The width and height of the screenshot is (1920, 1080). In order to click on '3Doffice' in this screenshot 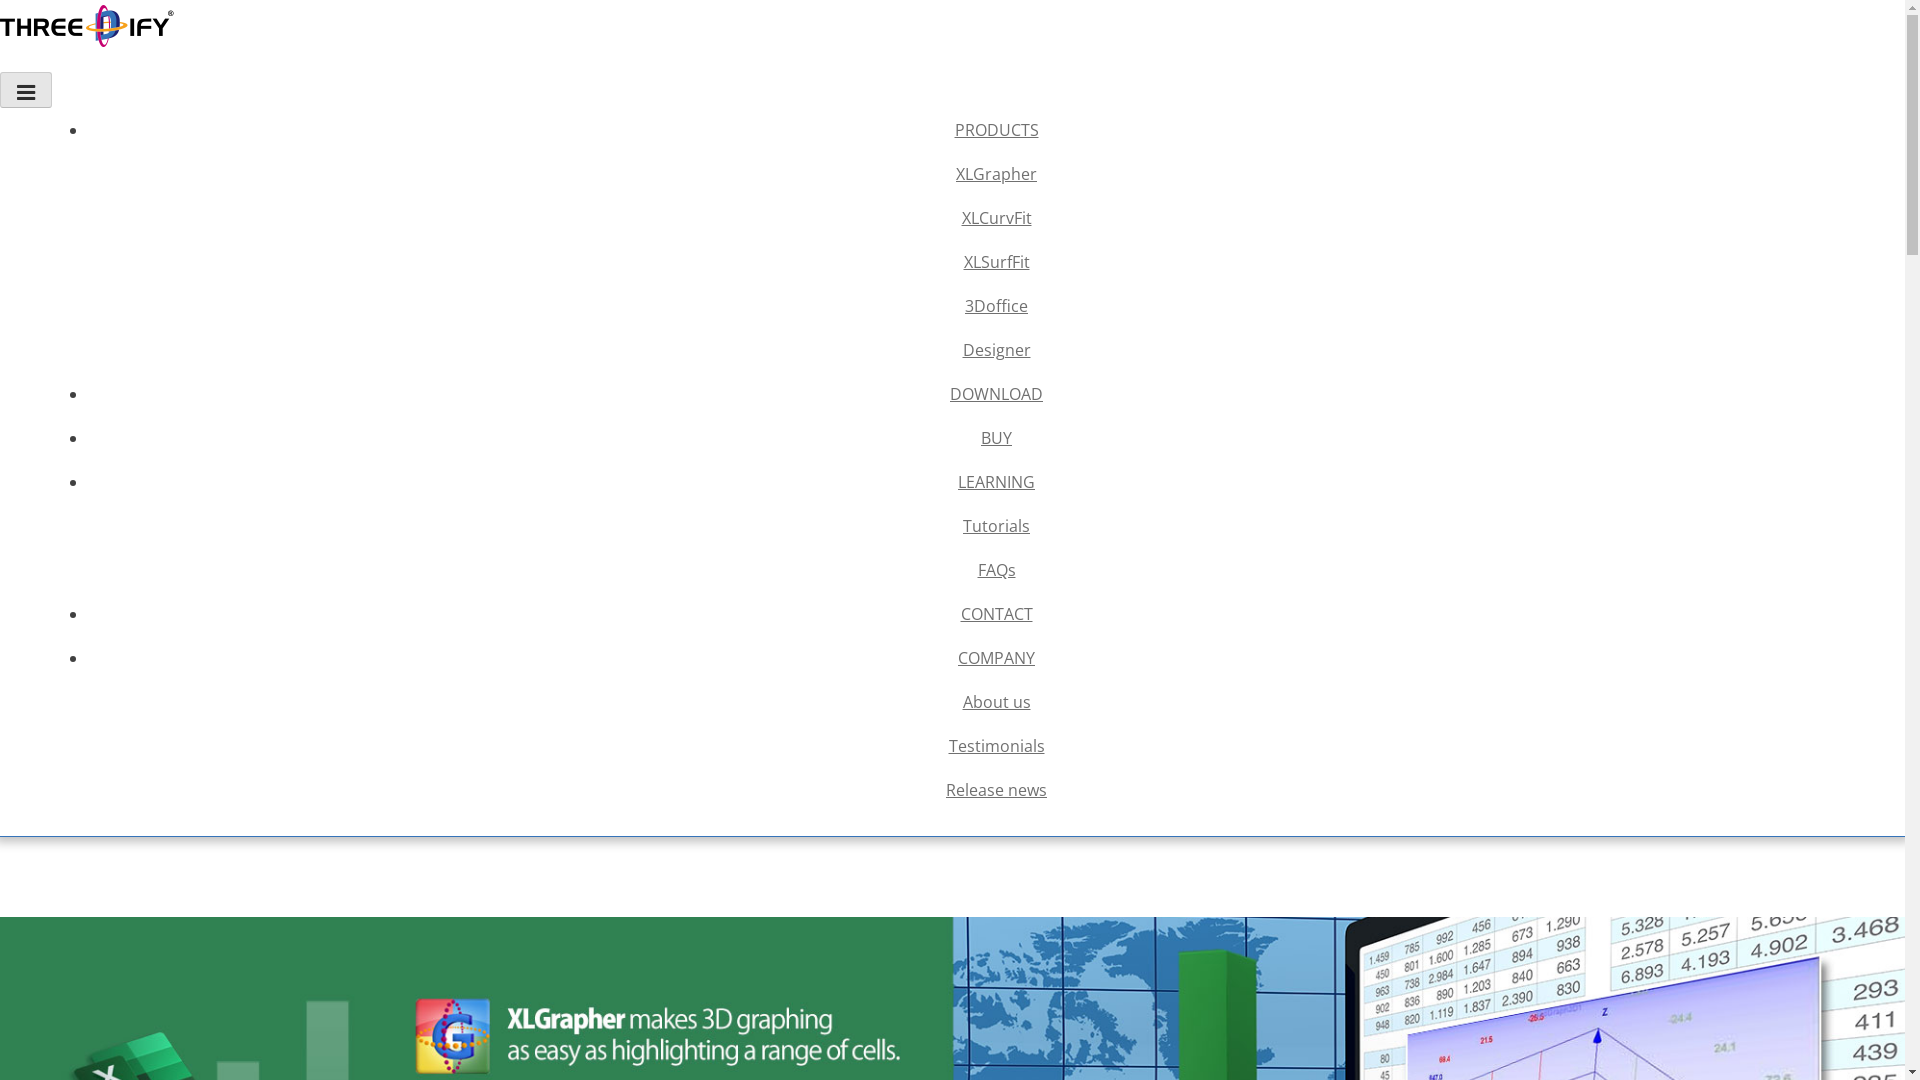, I will do `click(996, 305)`.